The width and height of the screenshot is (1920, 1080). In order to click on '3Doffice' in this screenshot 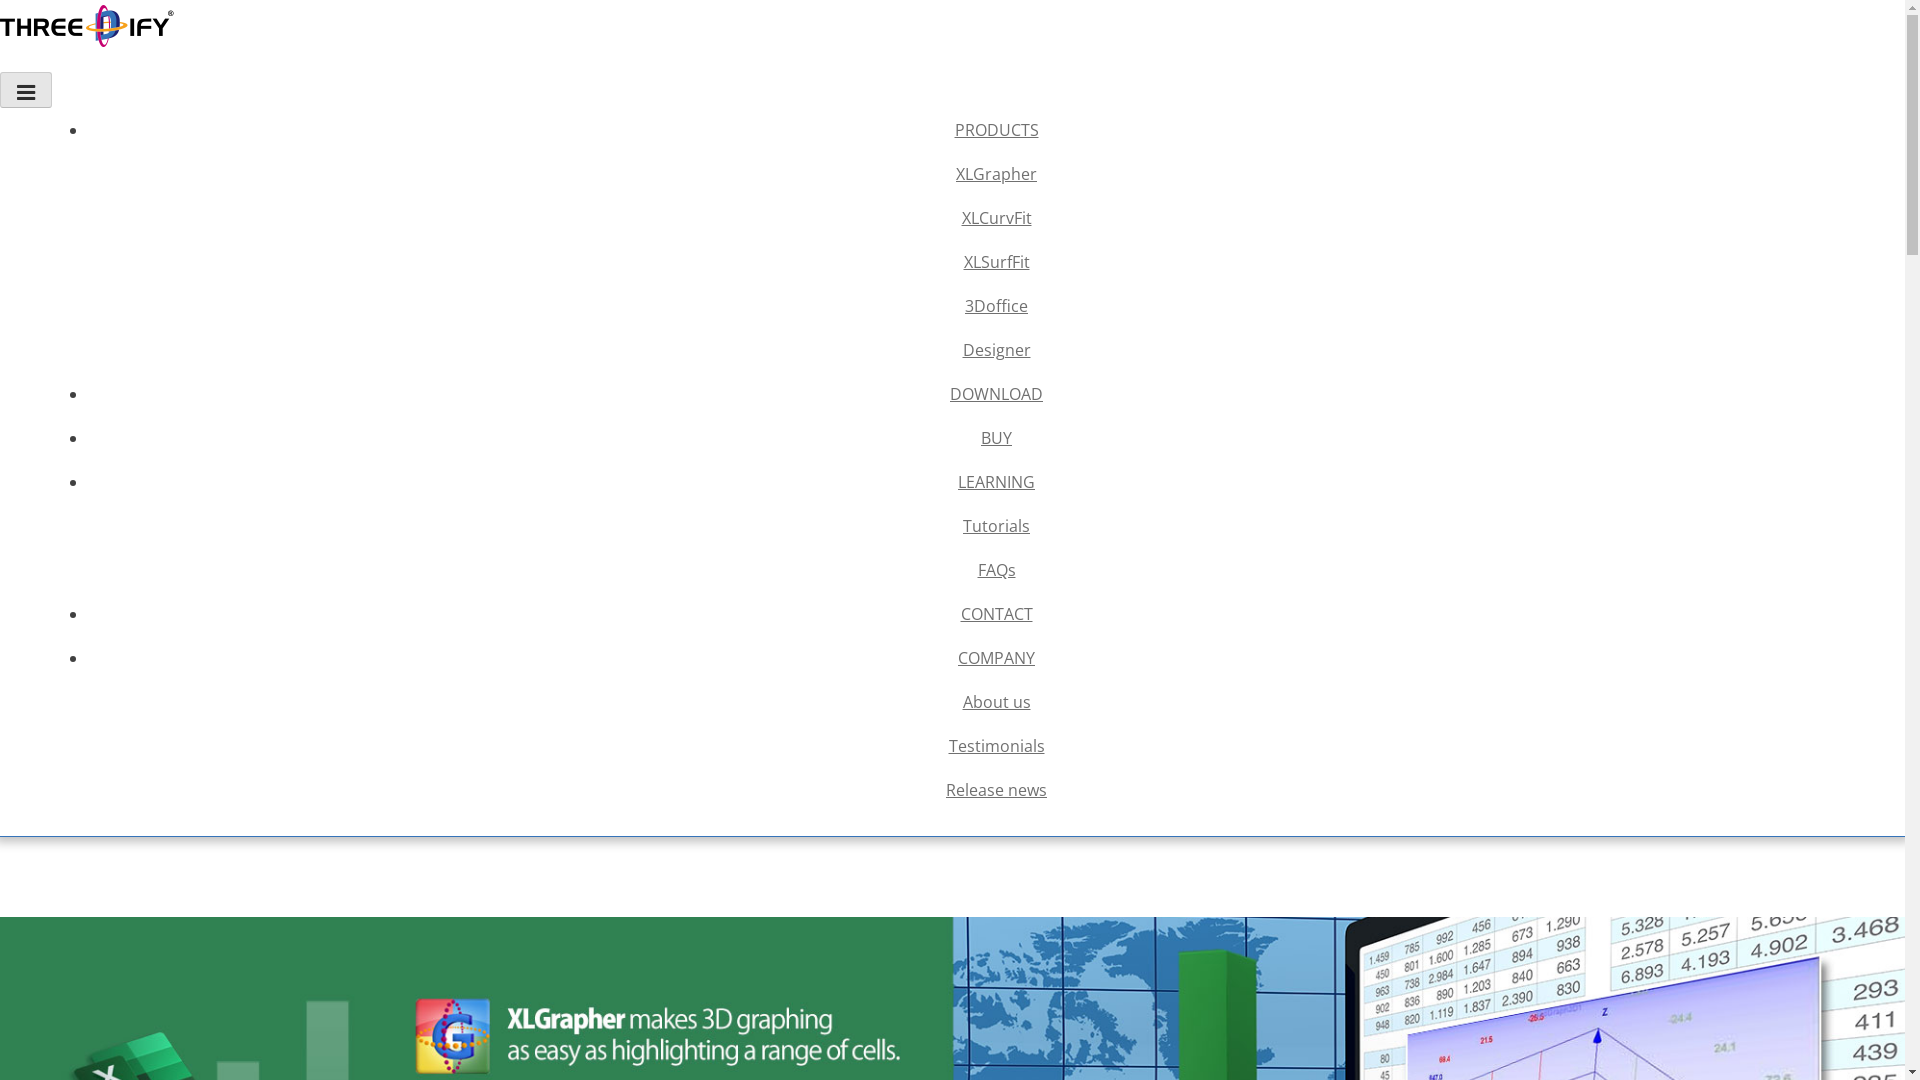, I will do `click(996, 305)`.